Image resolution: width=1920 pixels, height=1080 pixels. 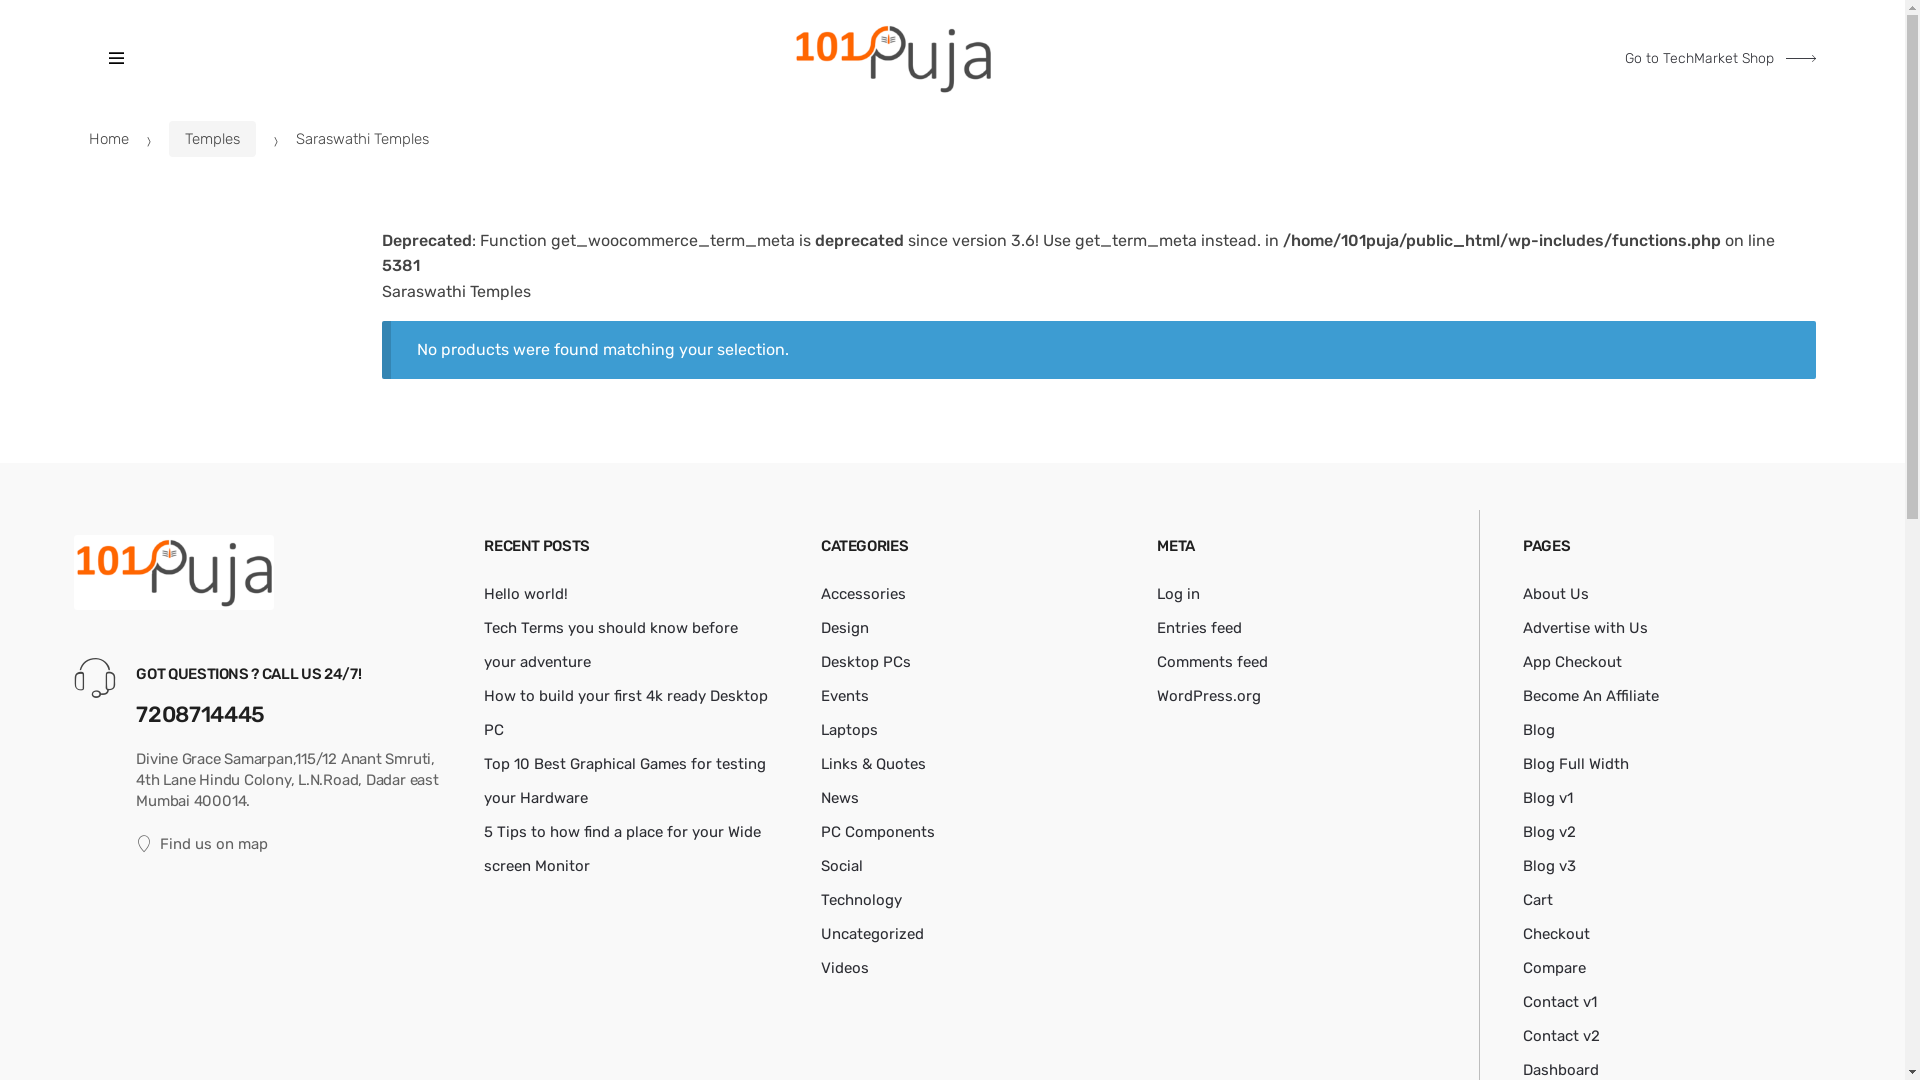 What do you see at coordinates (1560, 1035) in the screenshot?
I see `'Contact v2'` at bounding box center [1560, 1035].